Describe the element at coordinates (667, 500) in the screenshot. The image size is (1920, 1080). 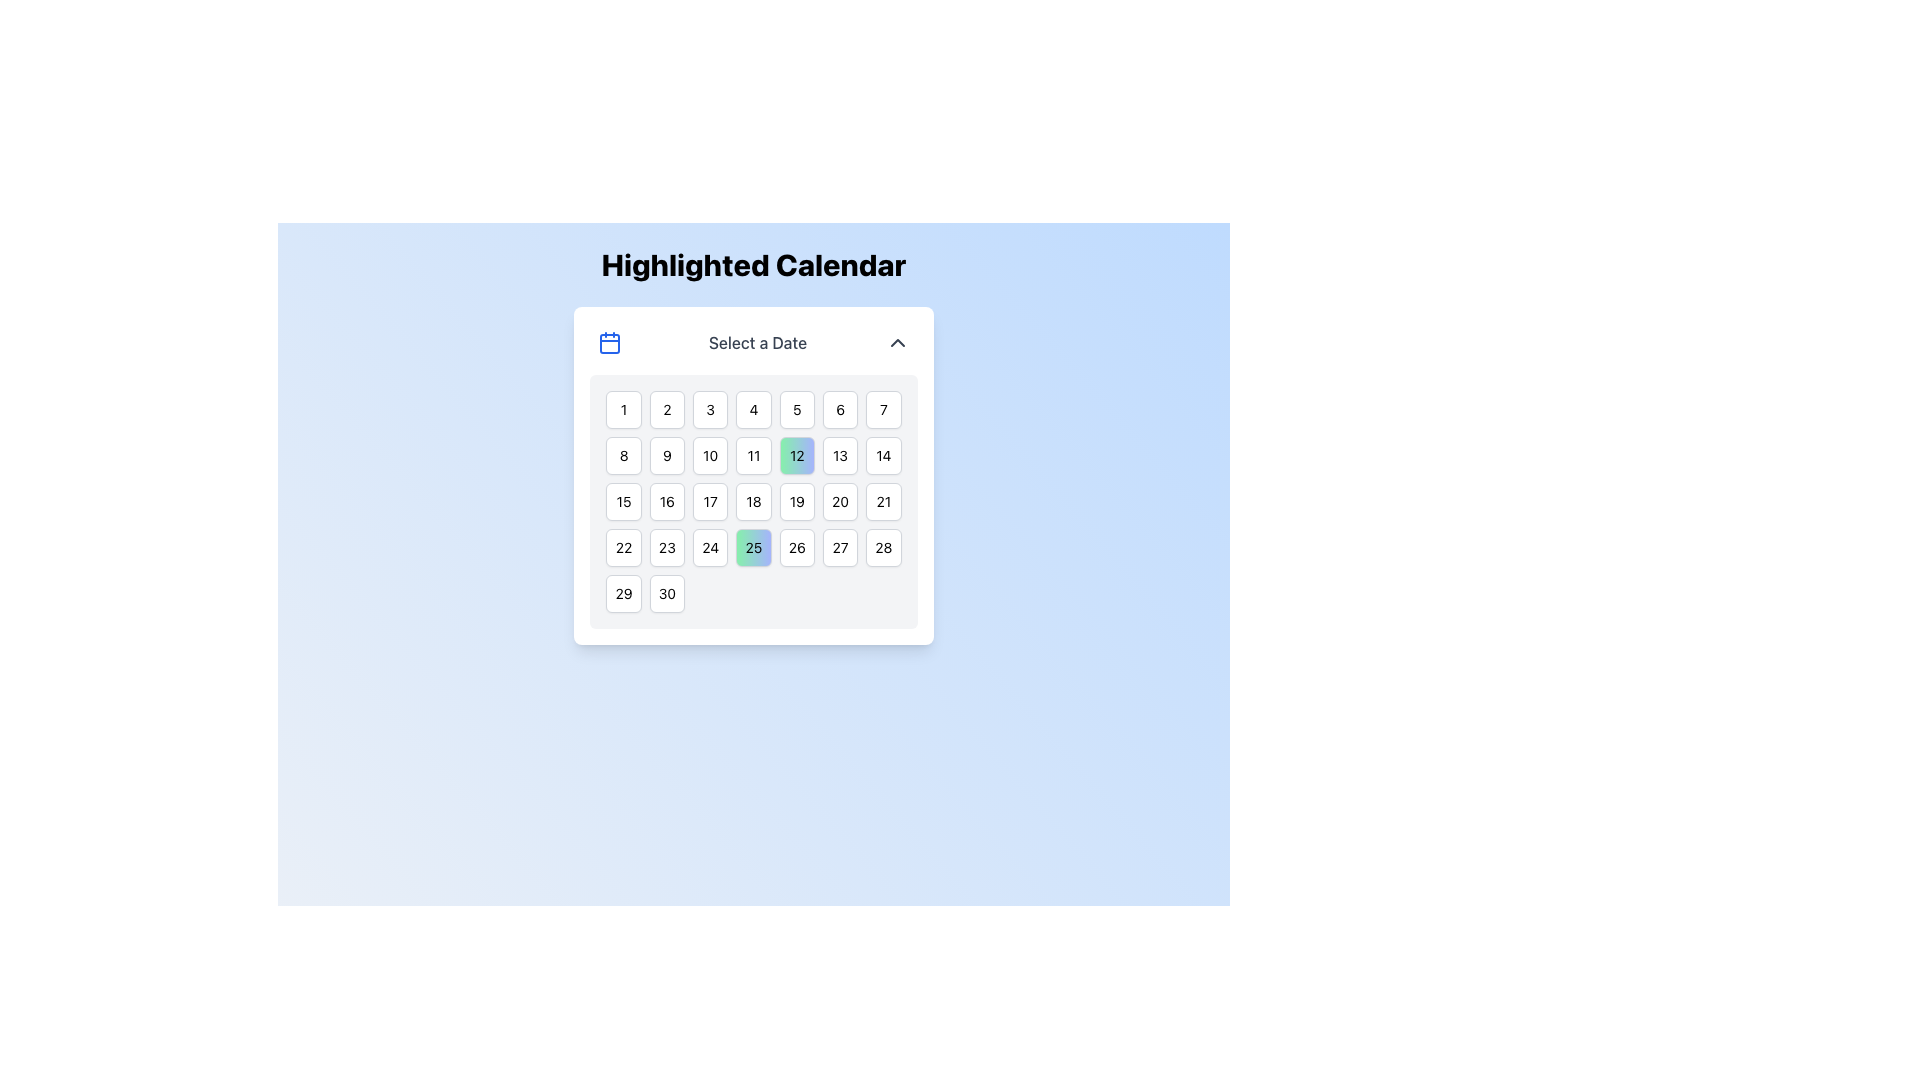
I see `the Calendar day button representing the 16th day of the month` at that location.